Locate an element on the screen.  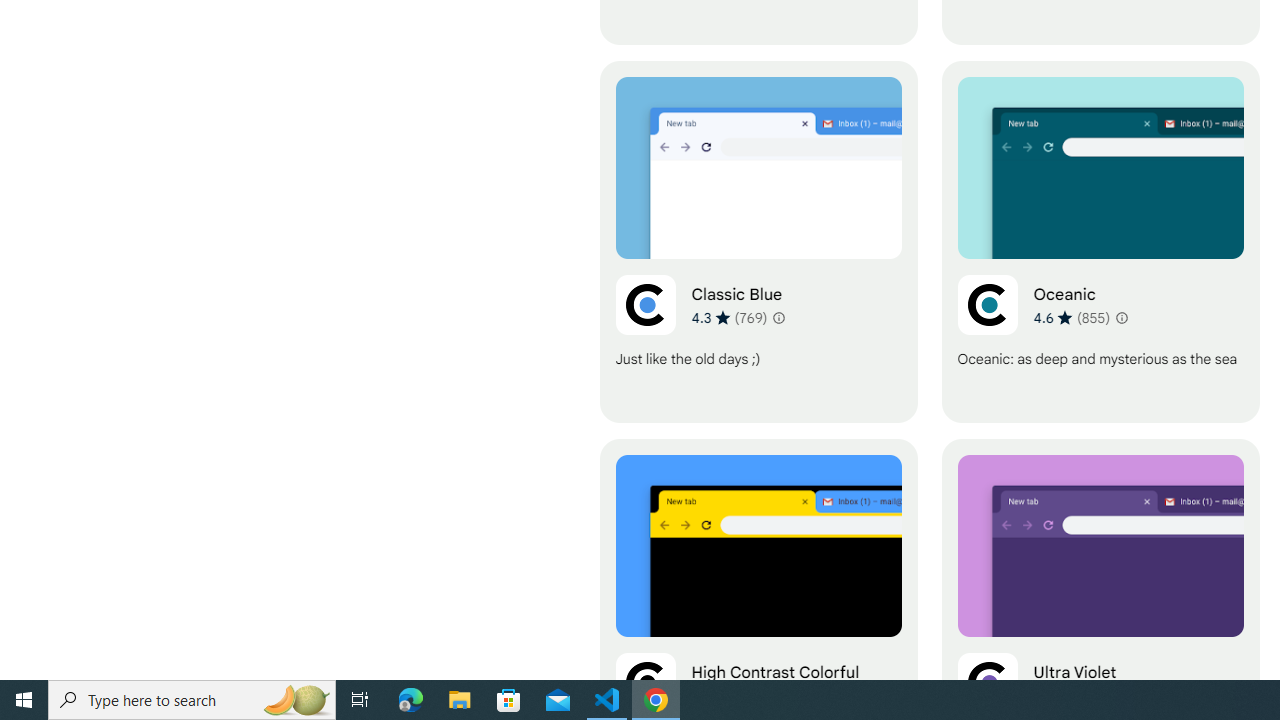
'Classic Blue' is located at coordinates (757, 241).